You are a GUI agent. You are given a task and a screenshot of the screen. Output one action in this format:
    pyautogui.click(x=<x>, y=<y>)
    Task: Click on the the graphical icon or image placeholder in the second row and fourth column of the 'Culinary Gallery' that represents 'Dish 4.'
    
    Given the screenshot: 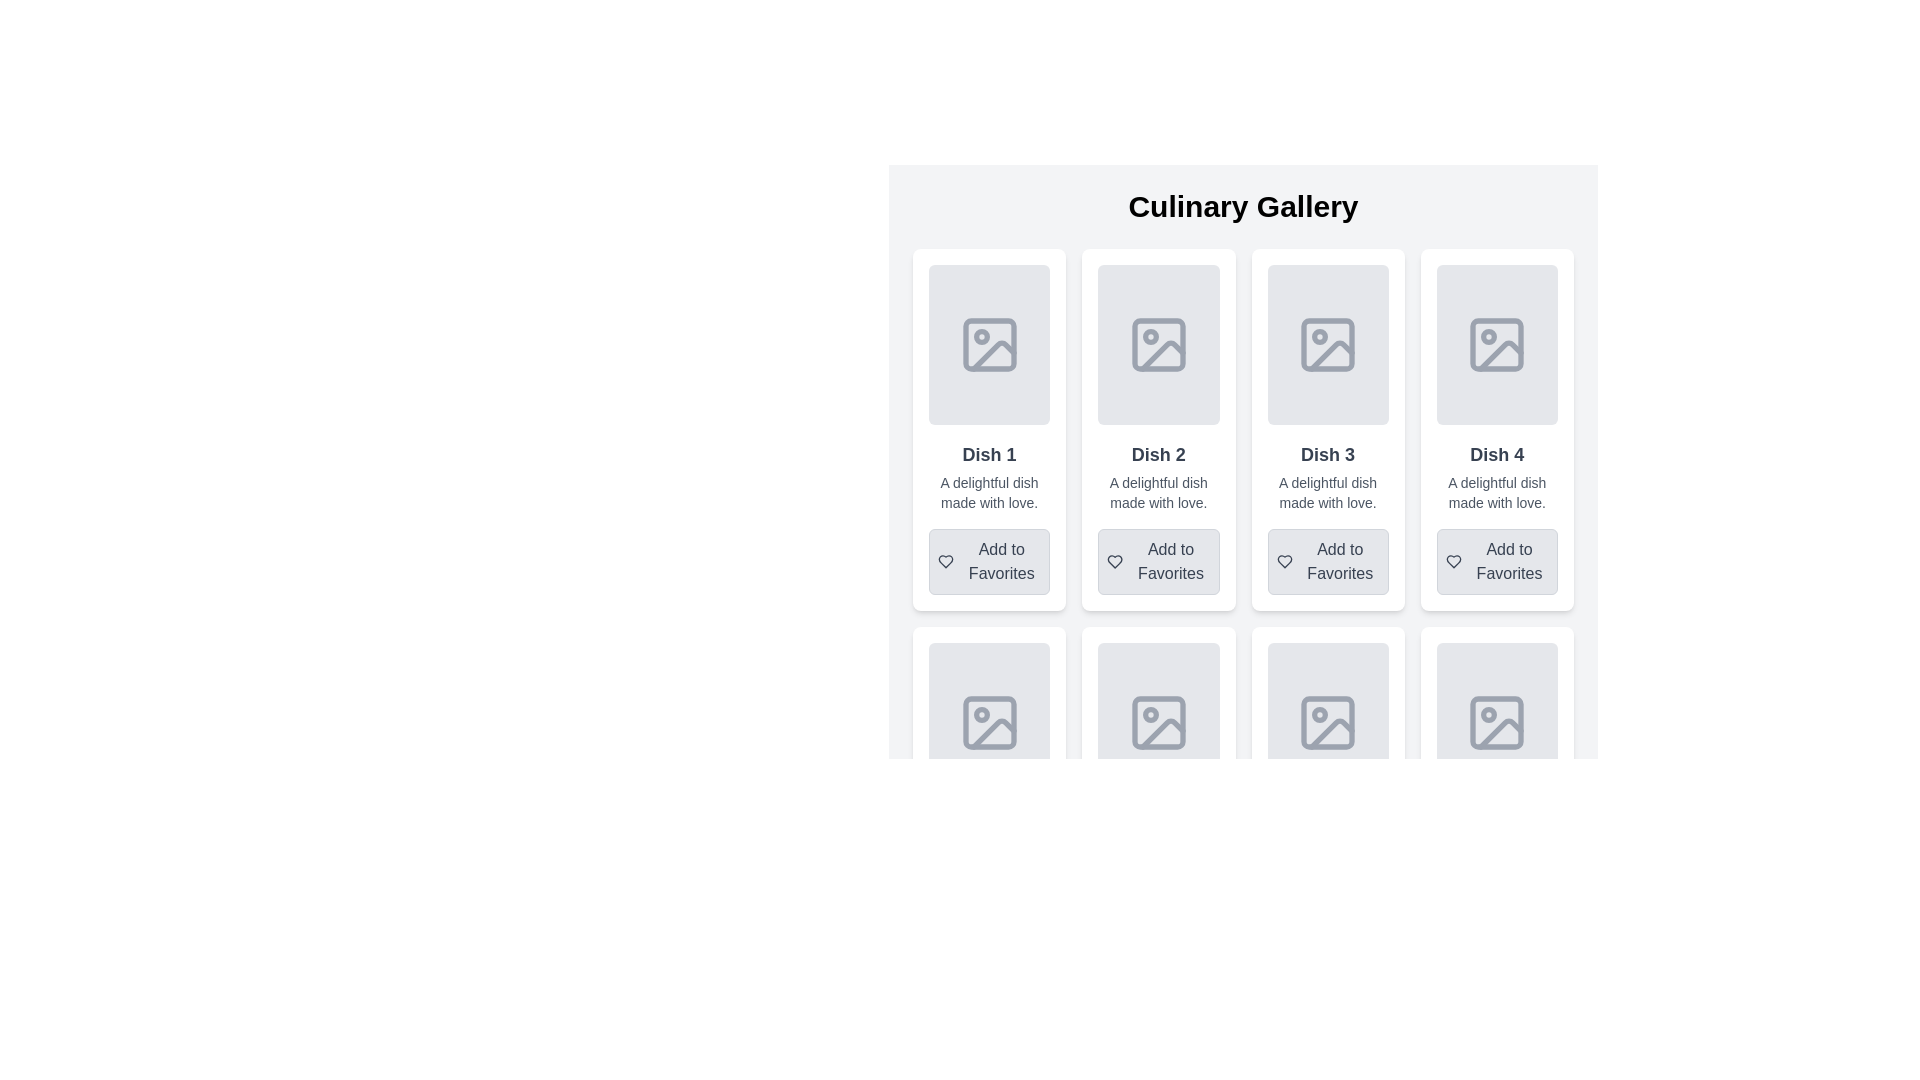 What is the action you would take?
    pyautogui.click(x=1328, y=722)
    